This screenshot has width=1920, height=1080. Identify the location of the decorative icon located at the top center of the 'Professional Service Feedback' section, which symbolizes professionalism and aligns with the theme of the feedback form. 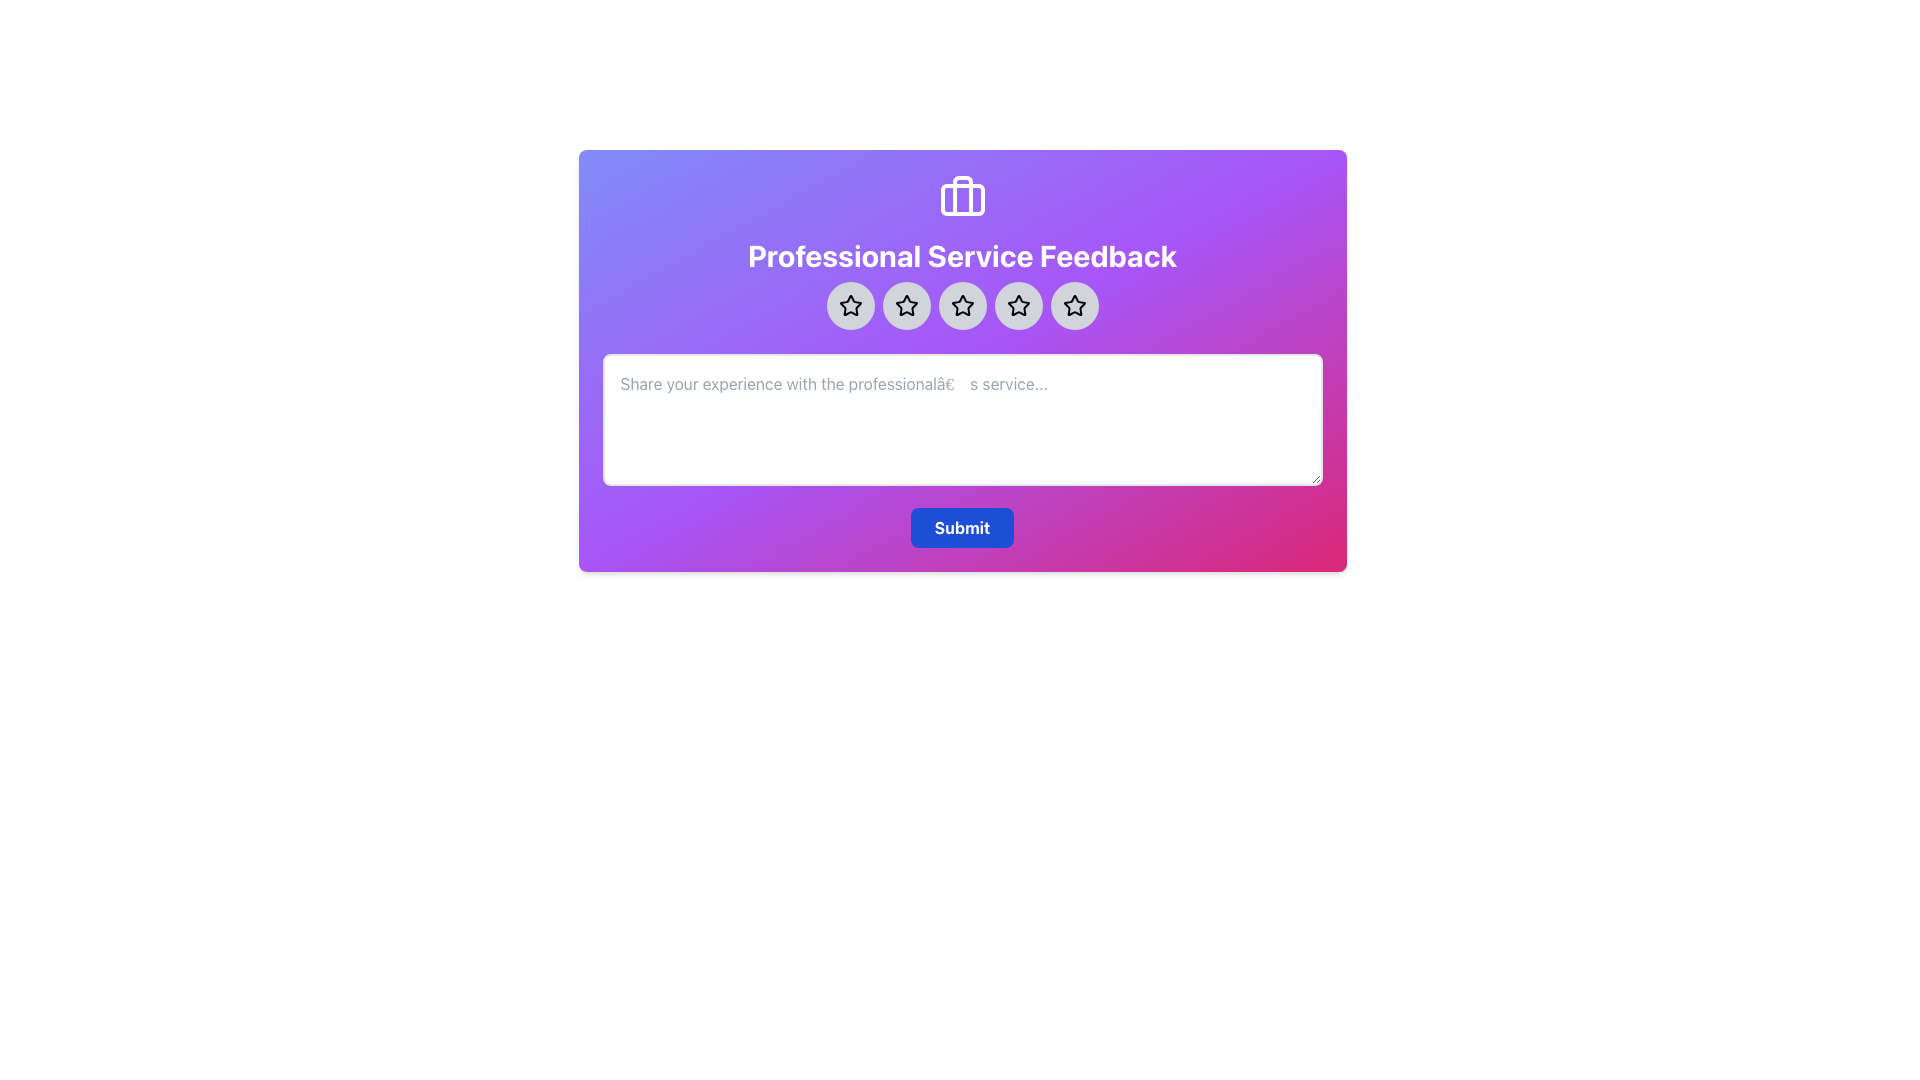
(962, 197).